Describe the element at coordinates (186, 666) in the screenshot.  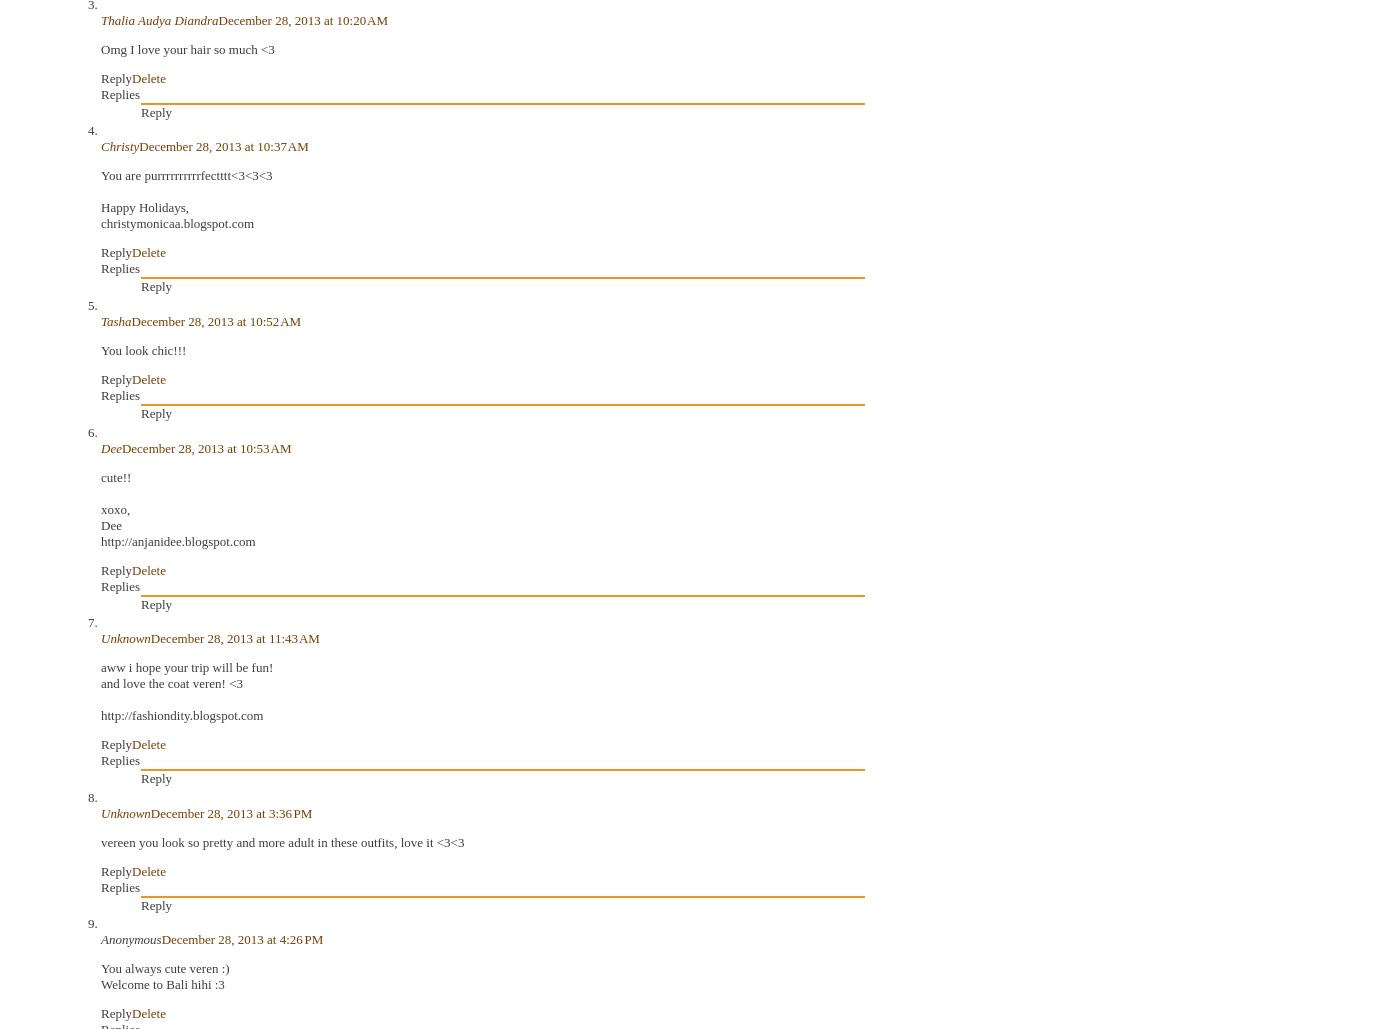
I see `'aww i hope your trip will be fun!'` at that location.